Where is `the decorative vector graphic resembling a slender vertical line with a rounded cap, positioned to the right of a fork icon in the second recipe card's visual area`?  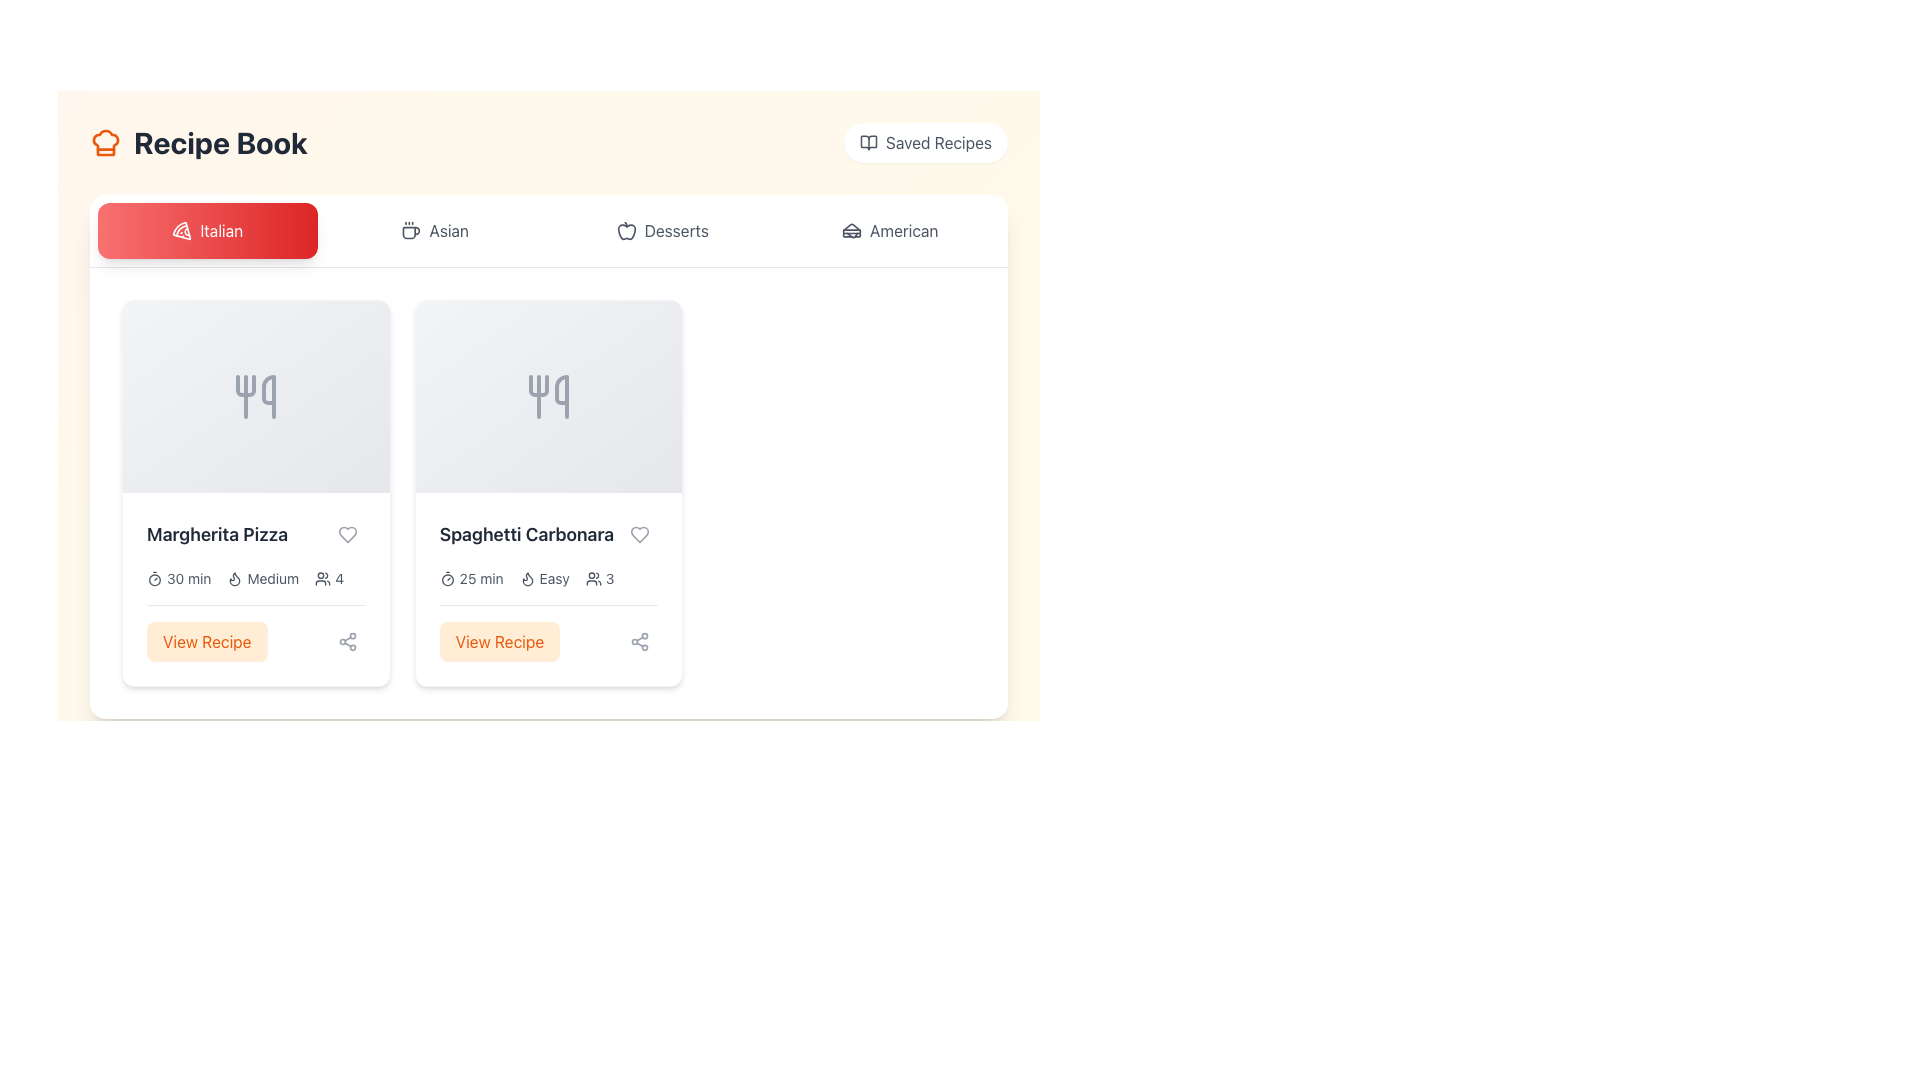 the decorative vector graphic resembling a slender vertical line with a rounded cap, positioned to the right of a fork icon in the second recipe card's visual area is located at coordinates (560, 397).